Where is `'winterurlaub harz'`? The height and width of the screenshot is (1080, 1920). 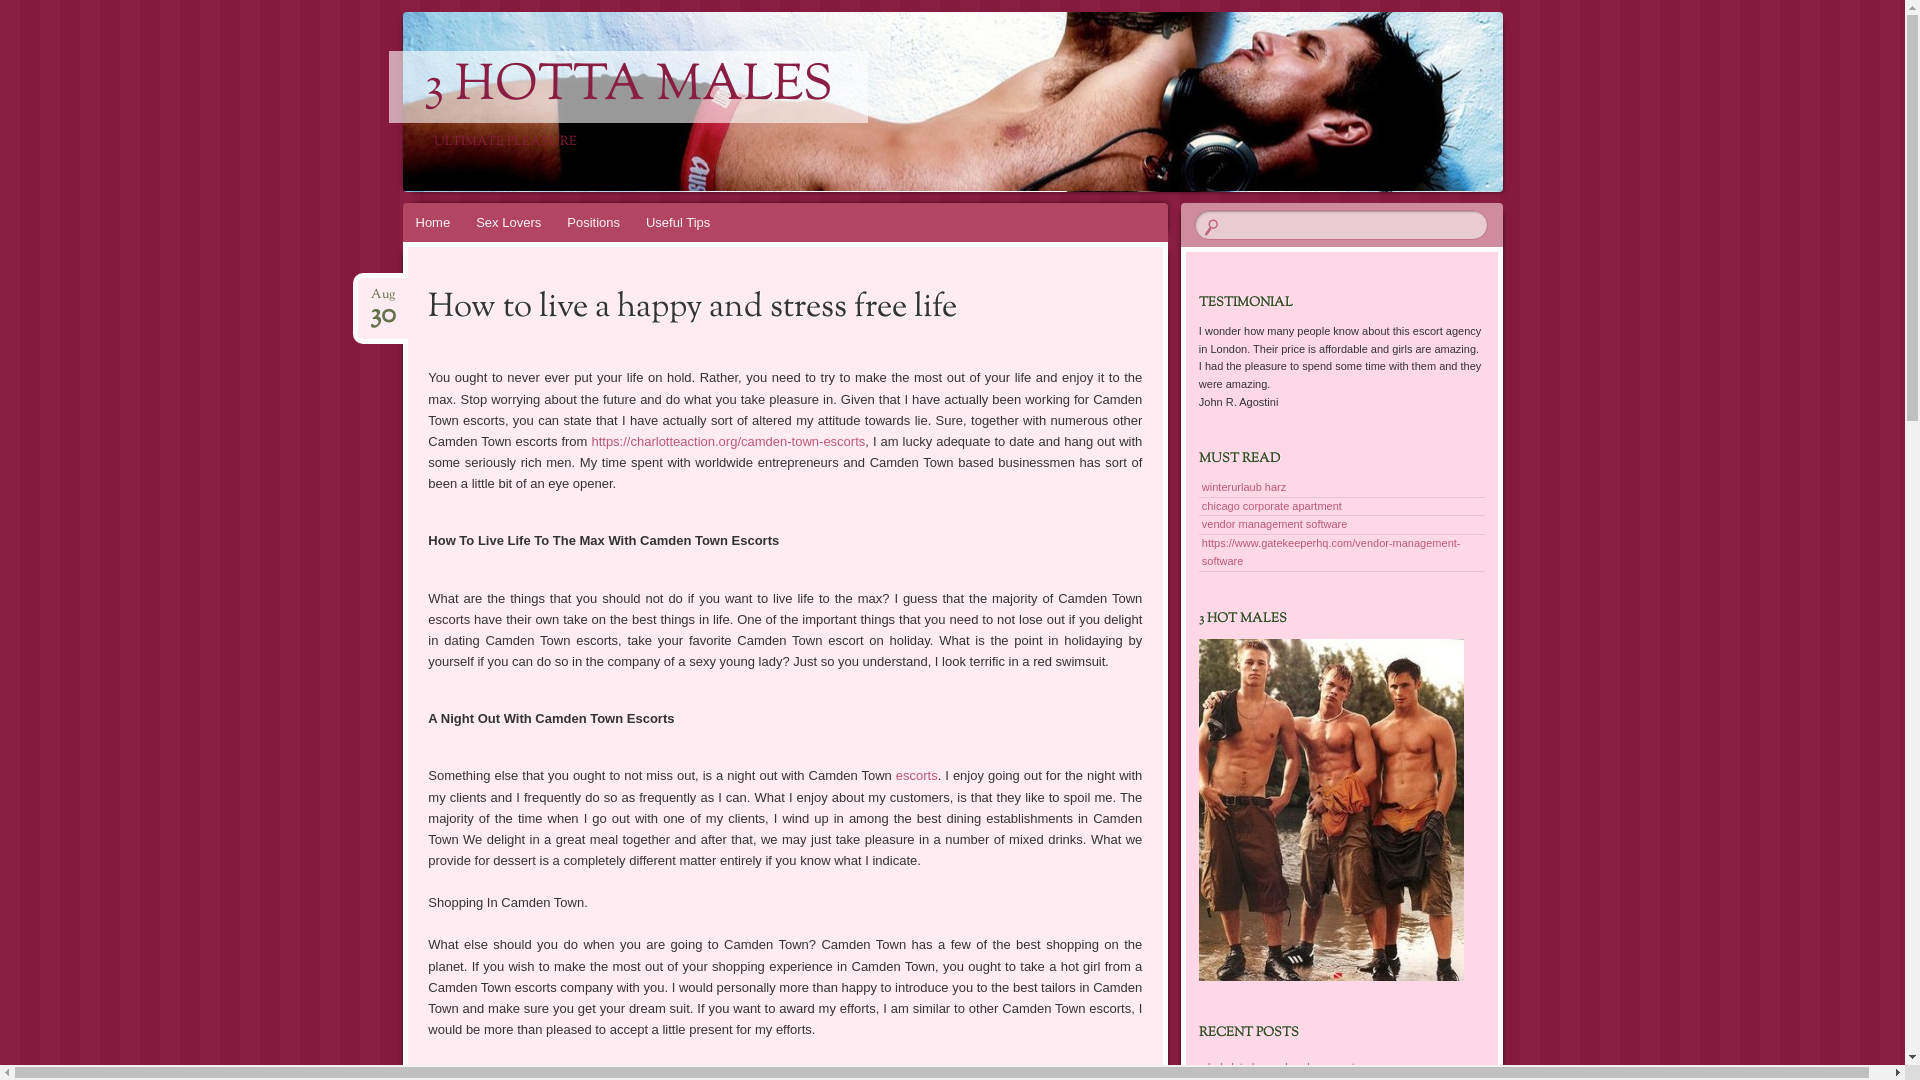 'winterurlaub harz' is located at coordinates (1242, 486).